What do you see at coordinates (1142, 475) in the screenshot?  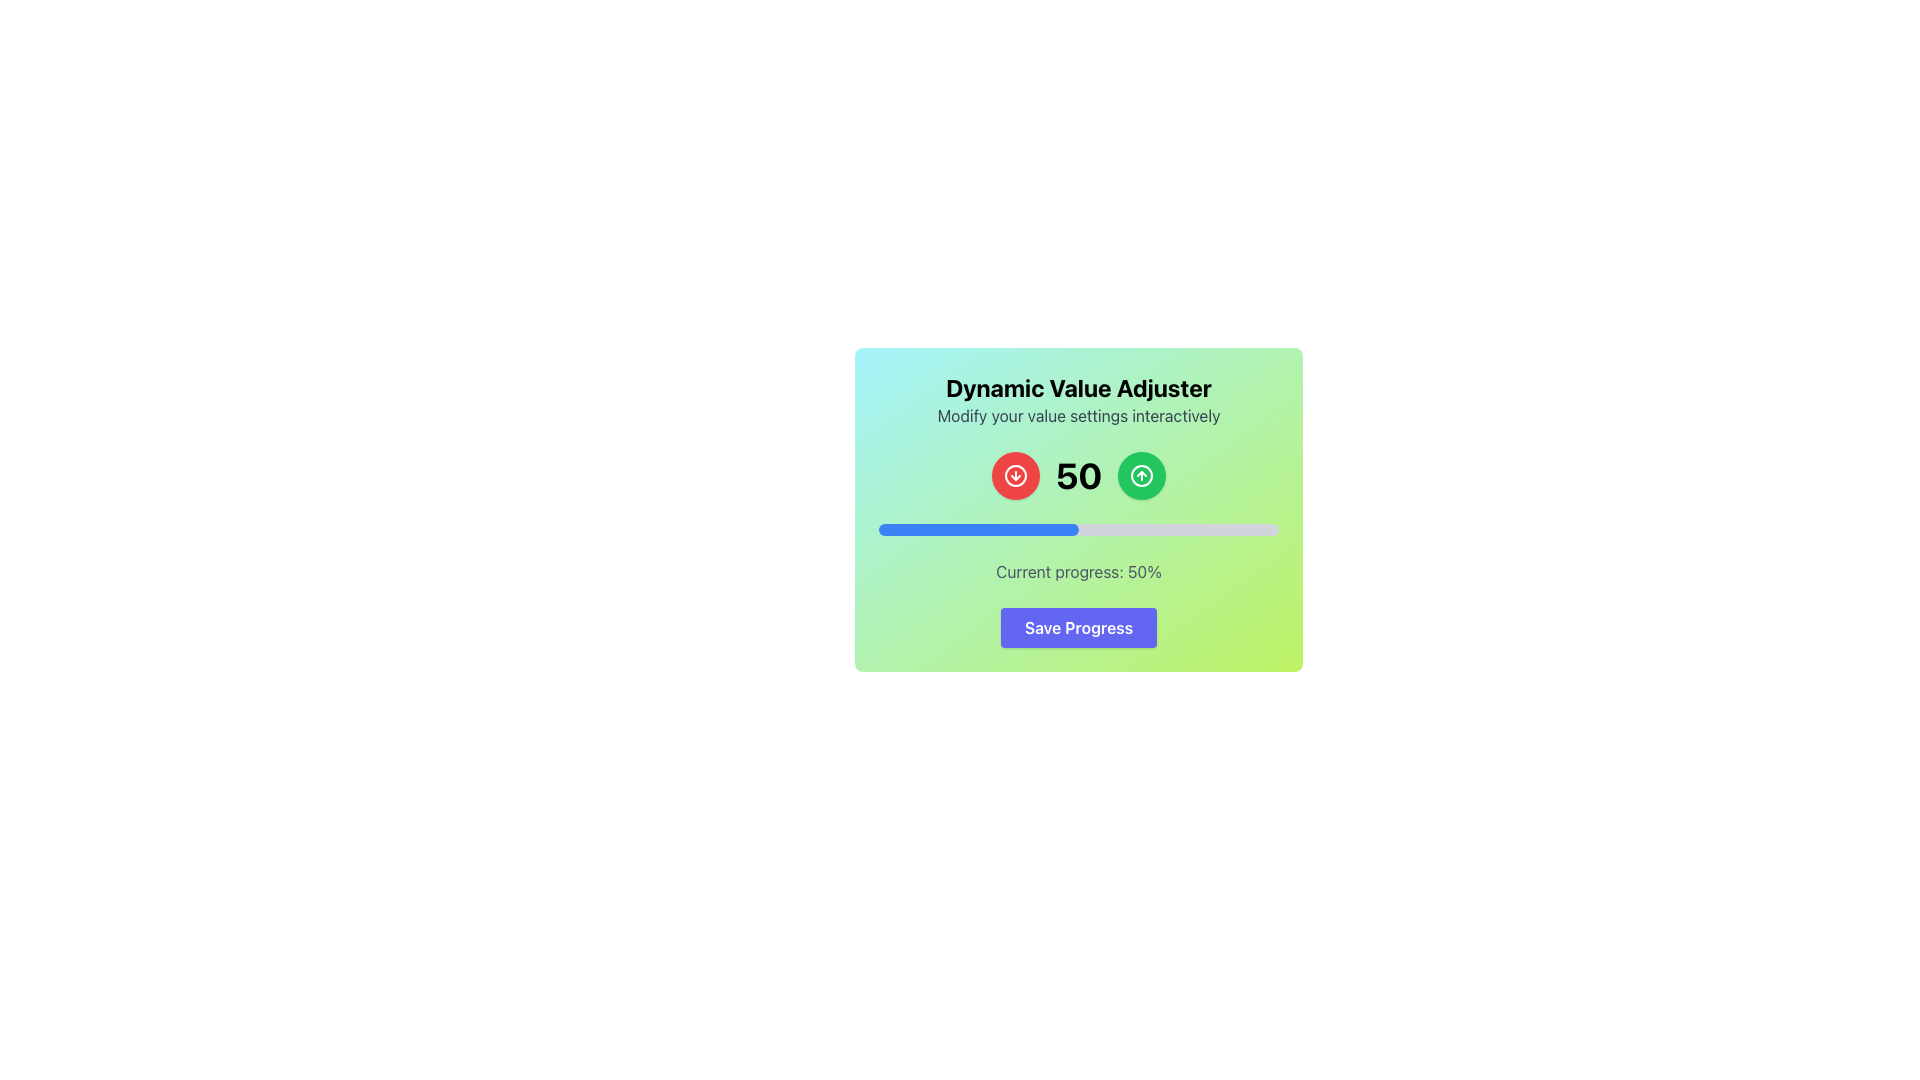 I see `the upward arrow button with a green background to increase the value, located below 'Dynamic Value Adjuster' and next to the value '50'` at bounding box center [1142, 475].